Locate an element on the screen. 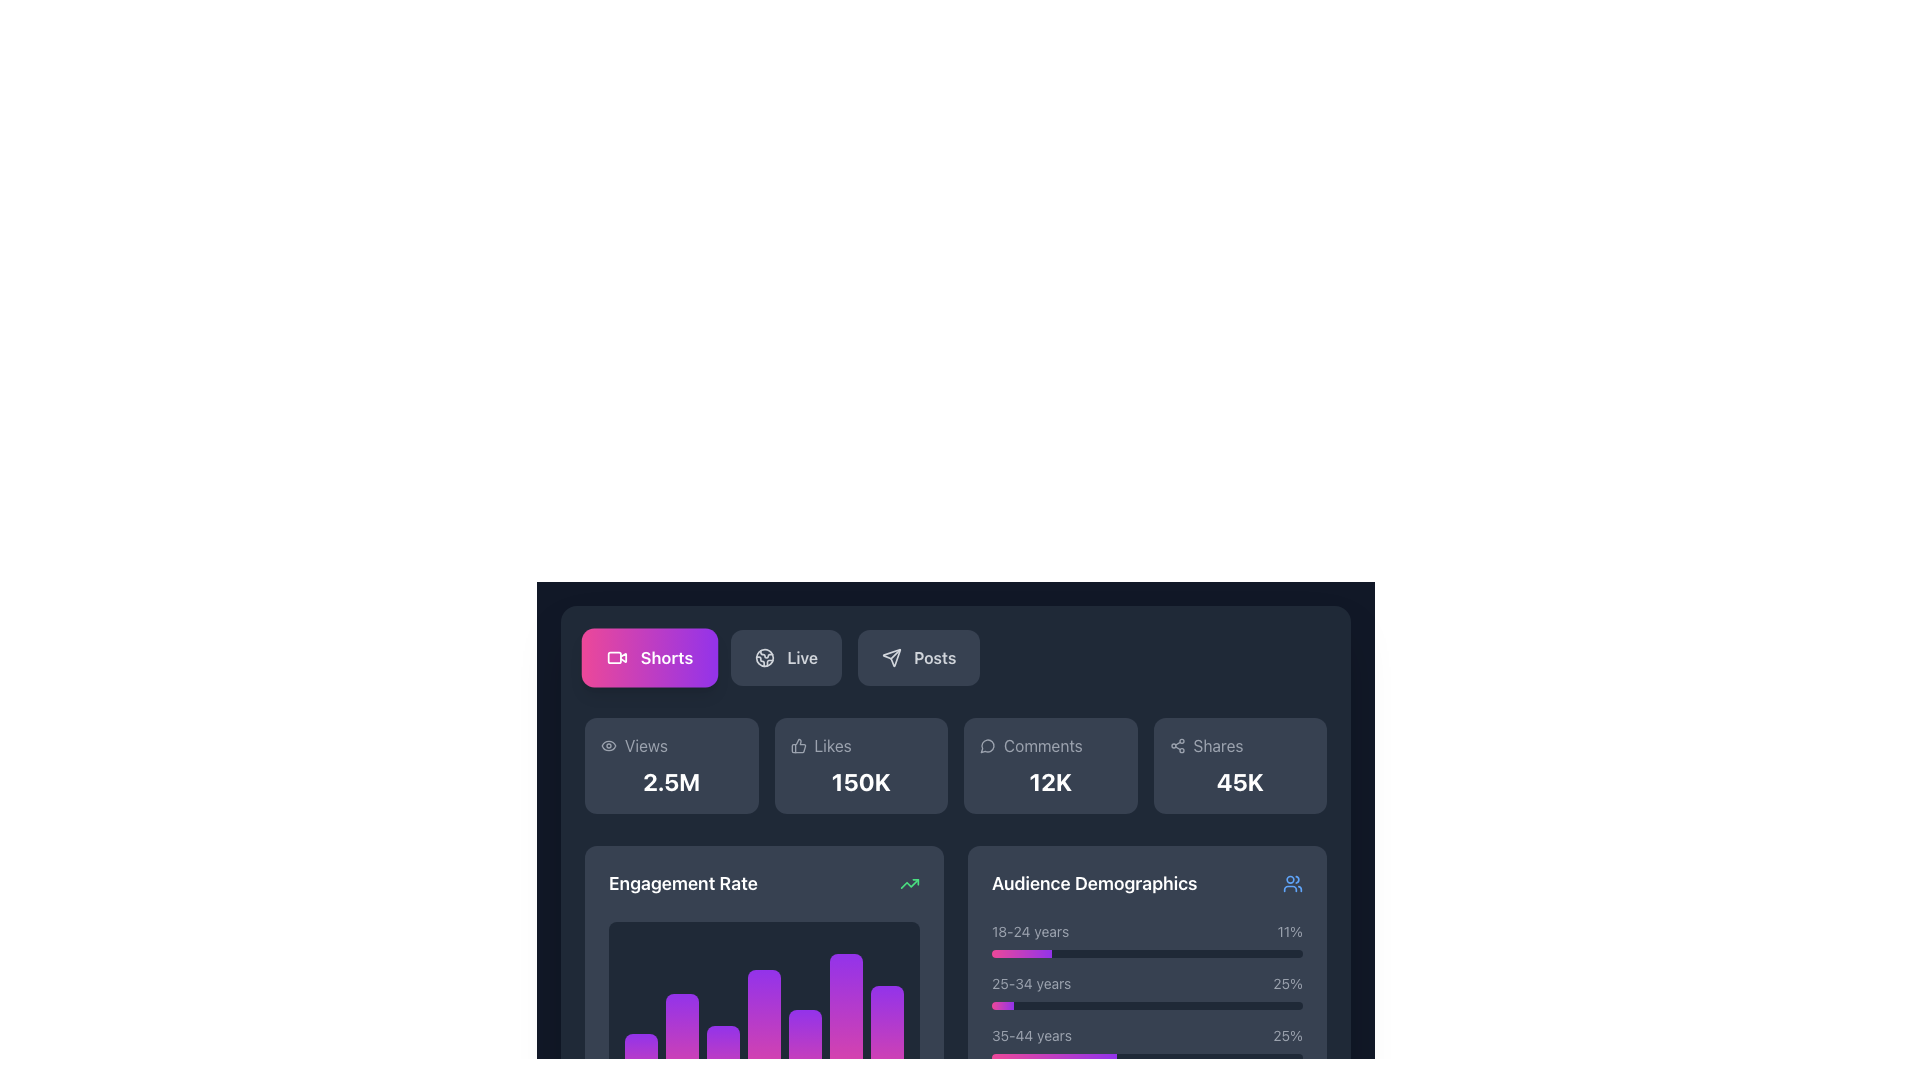 This screenshot has height=1080, width=1920. the demographic data text label pair located in the second row under the 'Audience Demographics' section, which displays the age range on the left and the corresponding percentage on the right is located at coordinates (1147, 982).